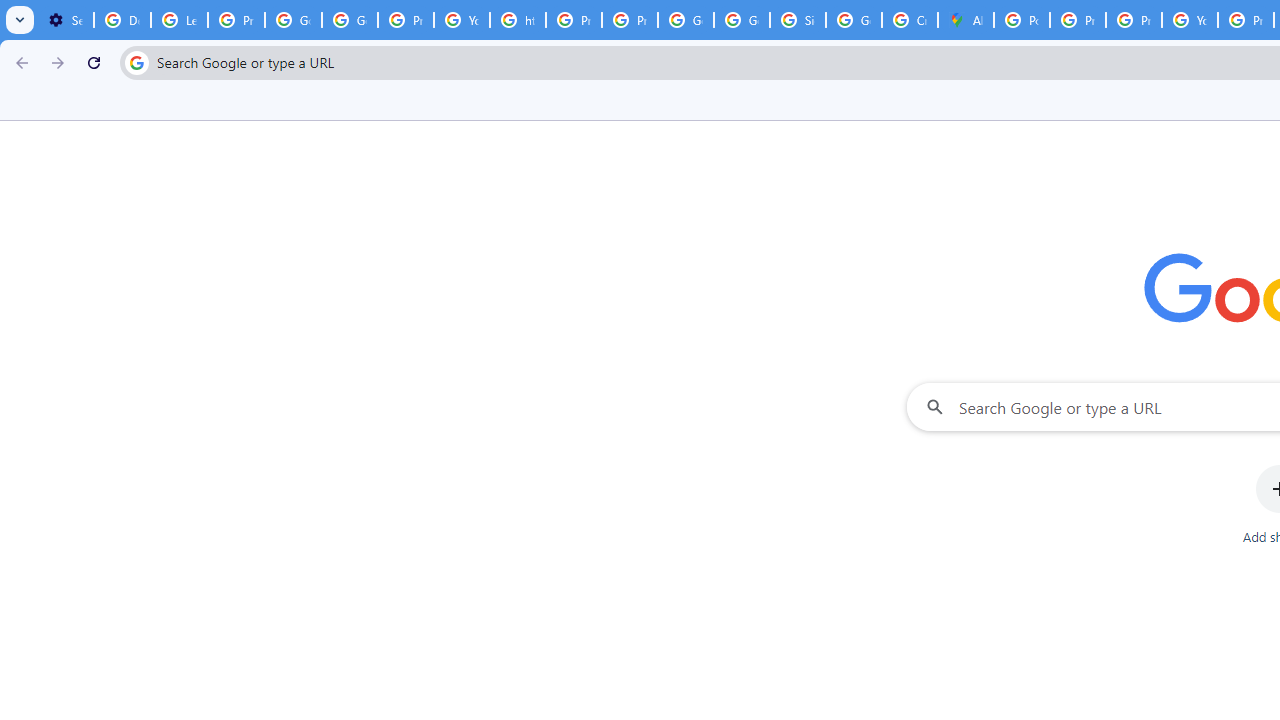  I want to click on 'Settings - On startup', so click(65, 20).